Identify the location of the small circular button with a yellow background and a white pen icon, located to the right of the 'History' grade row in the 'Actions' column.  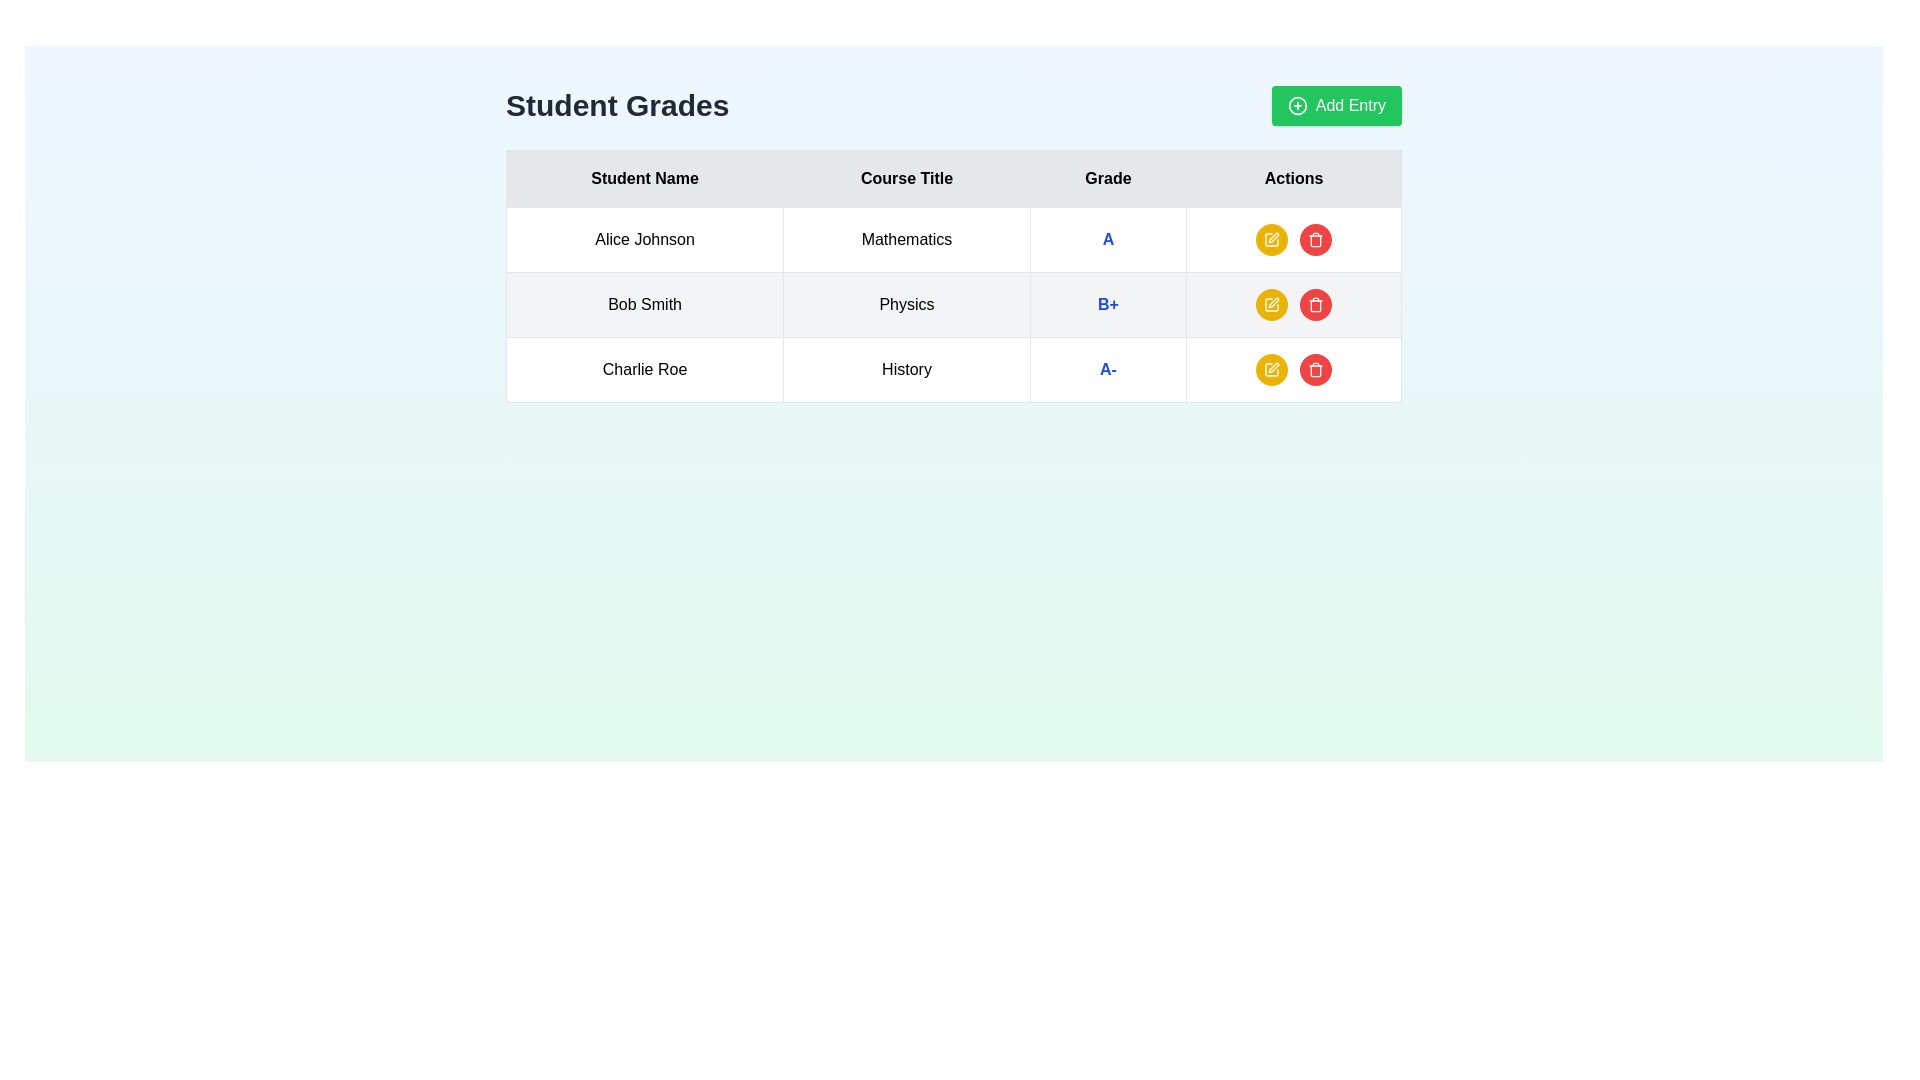
(1271, 370).